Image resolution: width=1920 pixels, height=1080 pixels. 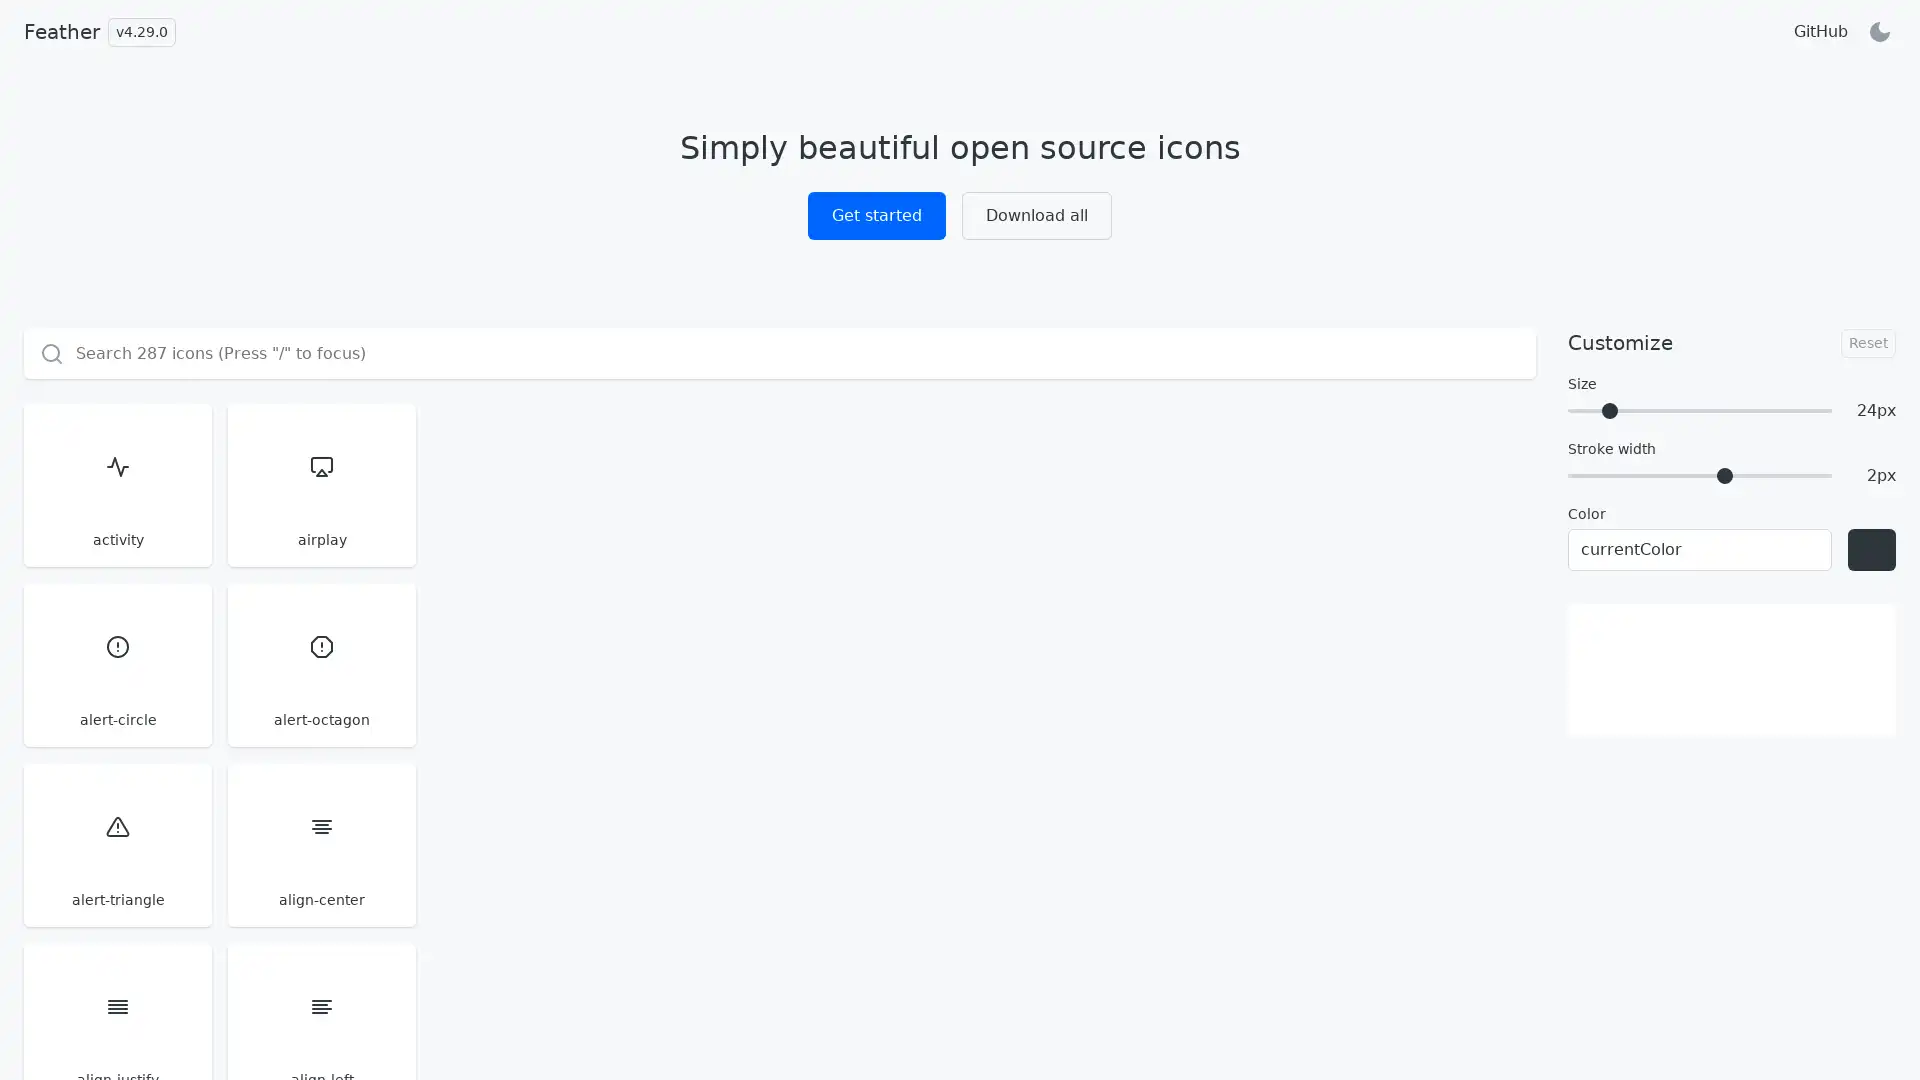 I want to click on arrow-left, so click(x=1459, y=664).